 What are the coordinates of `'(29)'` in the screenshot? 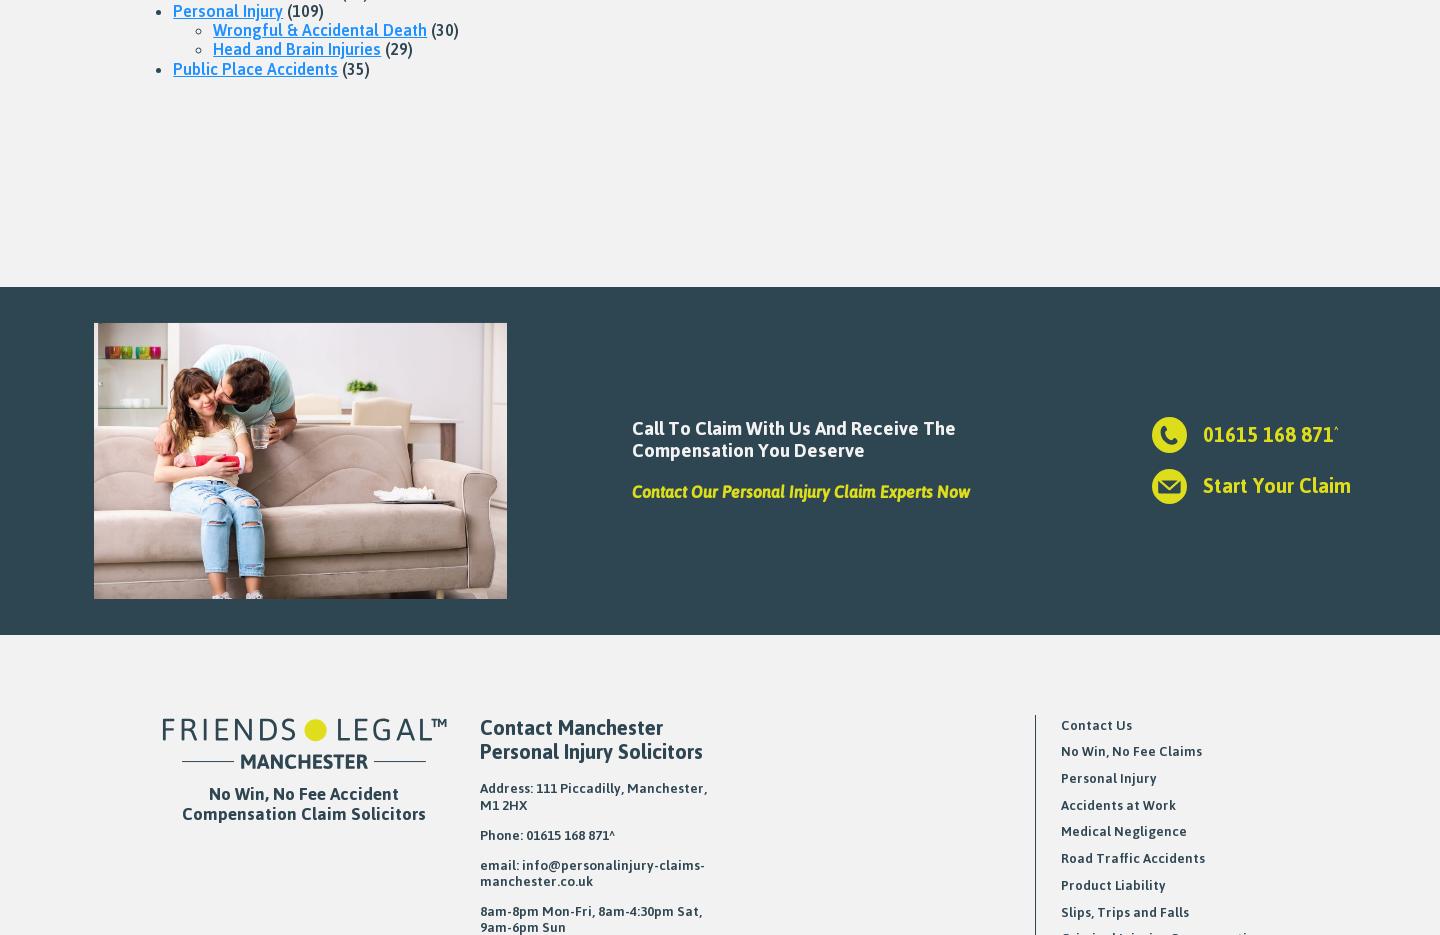 It's located at (380, 48).